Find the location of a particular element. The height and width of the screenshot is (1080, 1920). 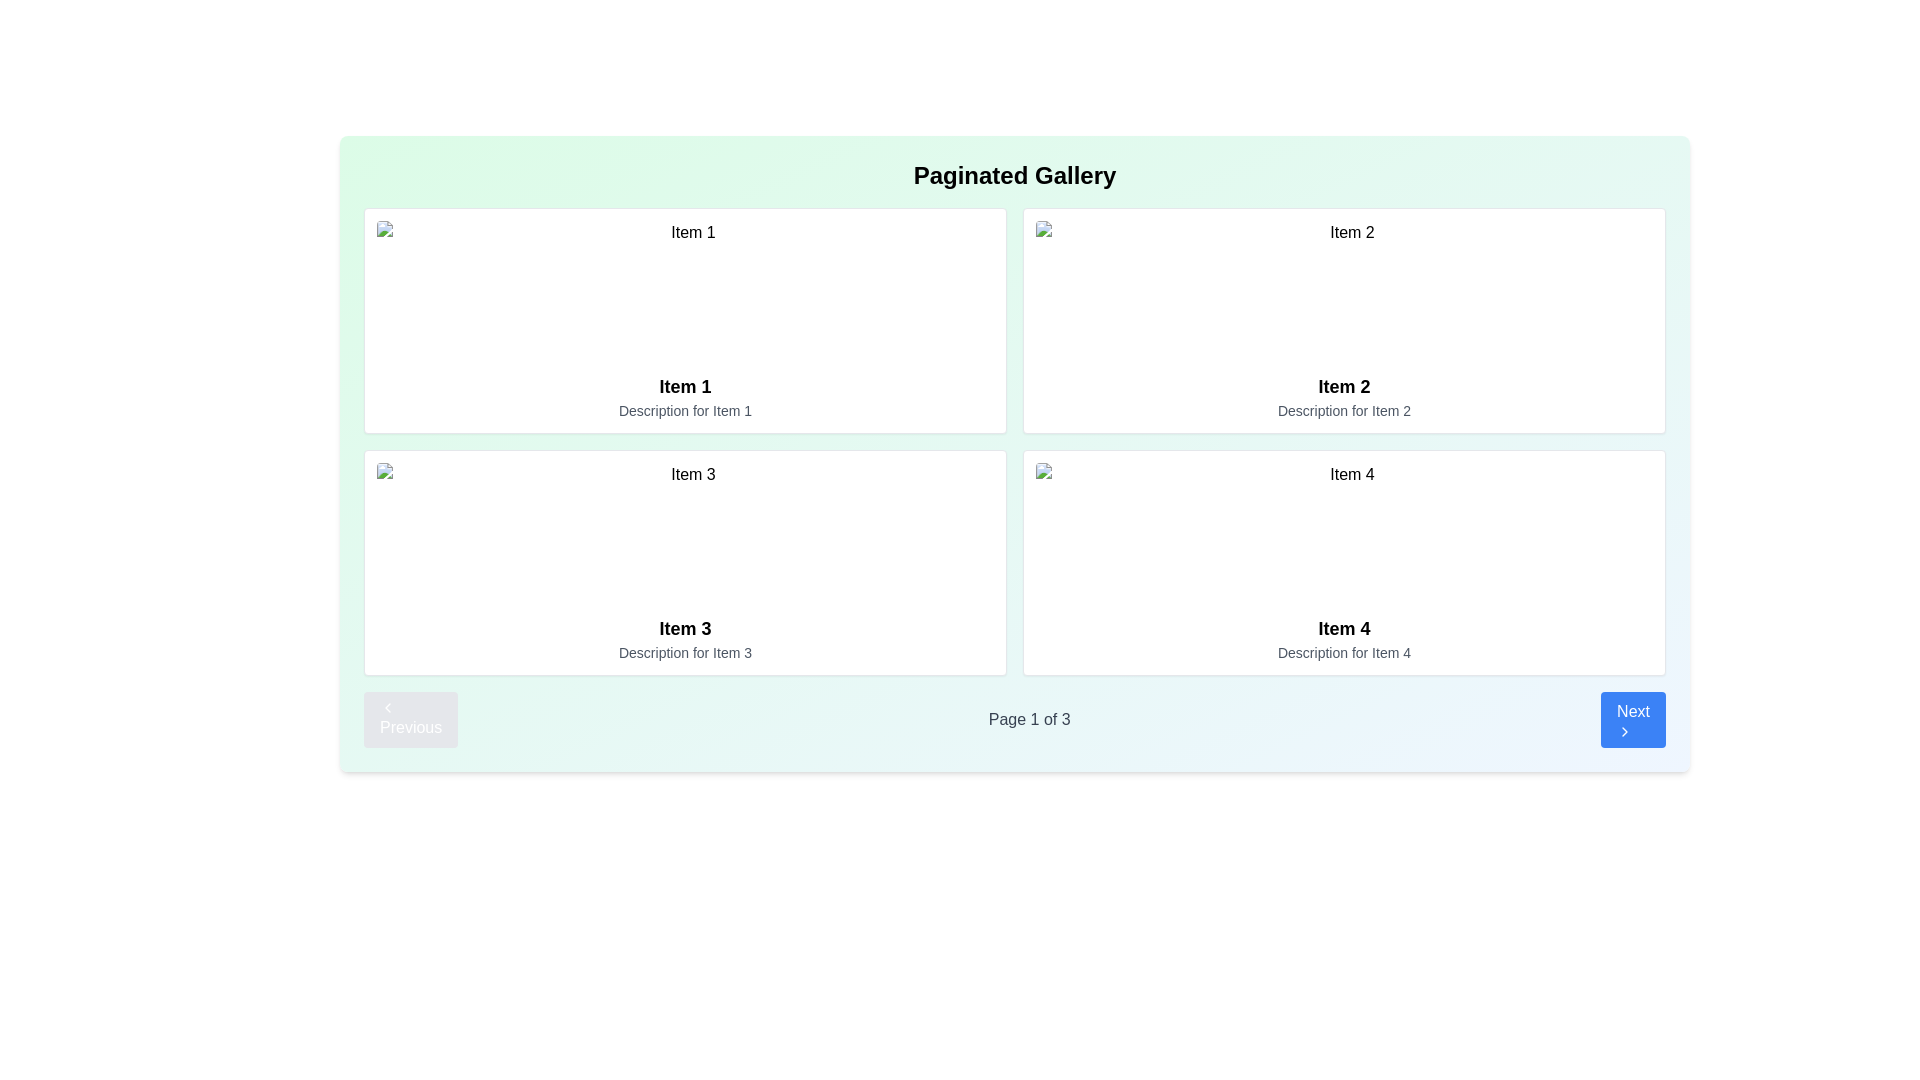

properties of the image labeled 'Item 3', which is located in the top section of the third card in a grid layout is located at coordinates (685, 534).